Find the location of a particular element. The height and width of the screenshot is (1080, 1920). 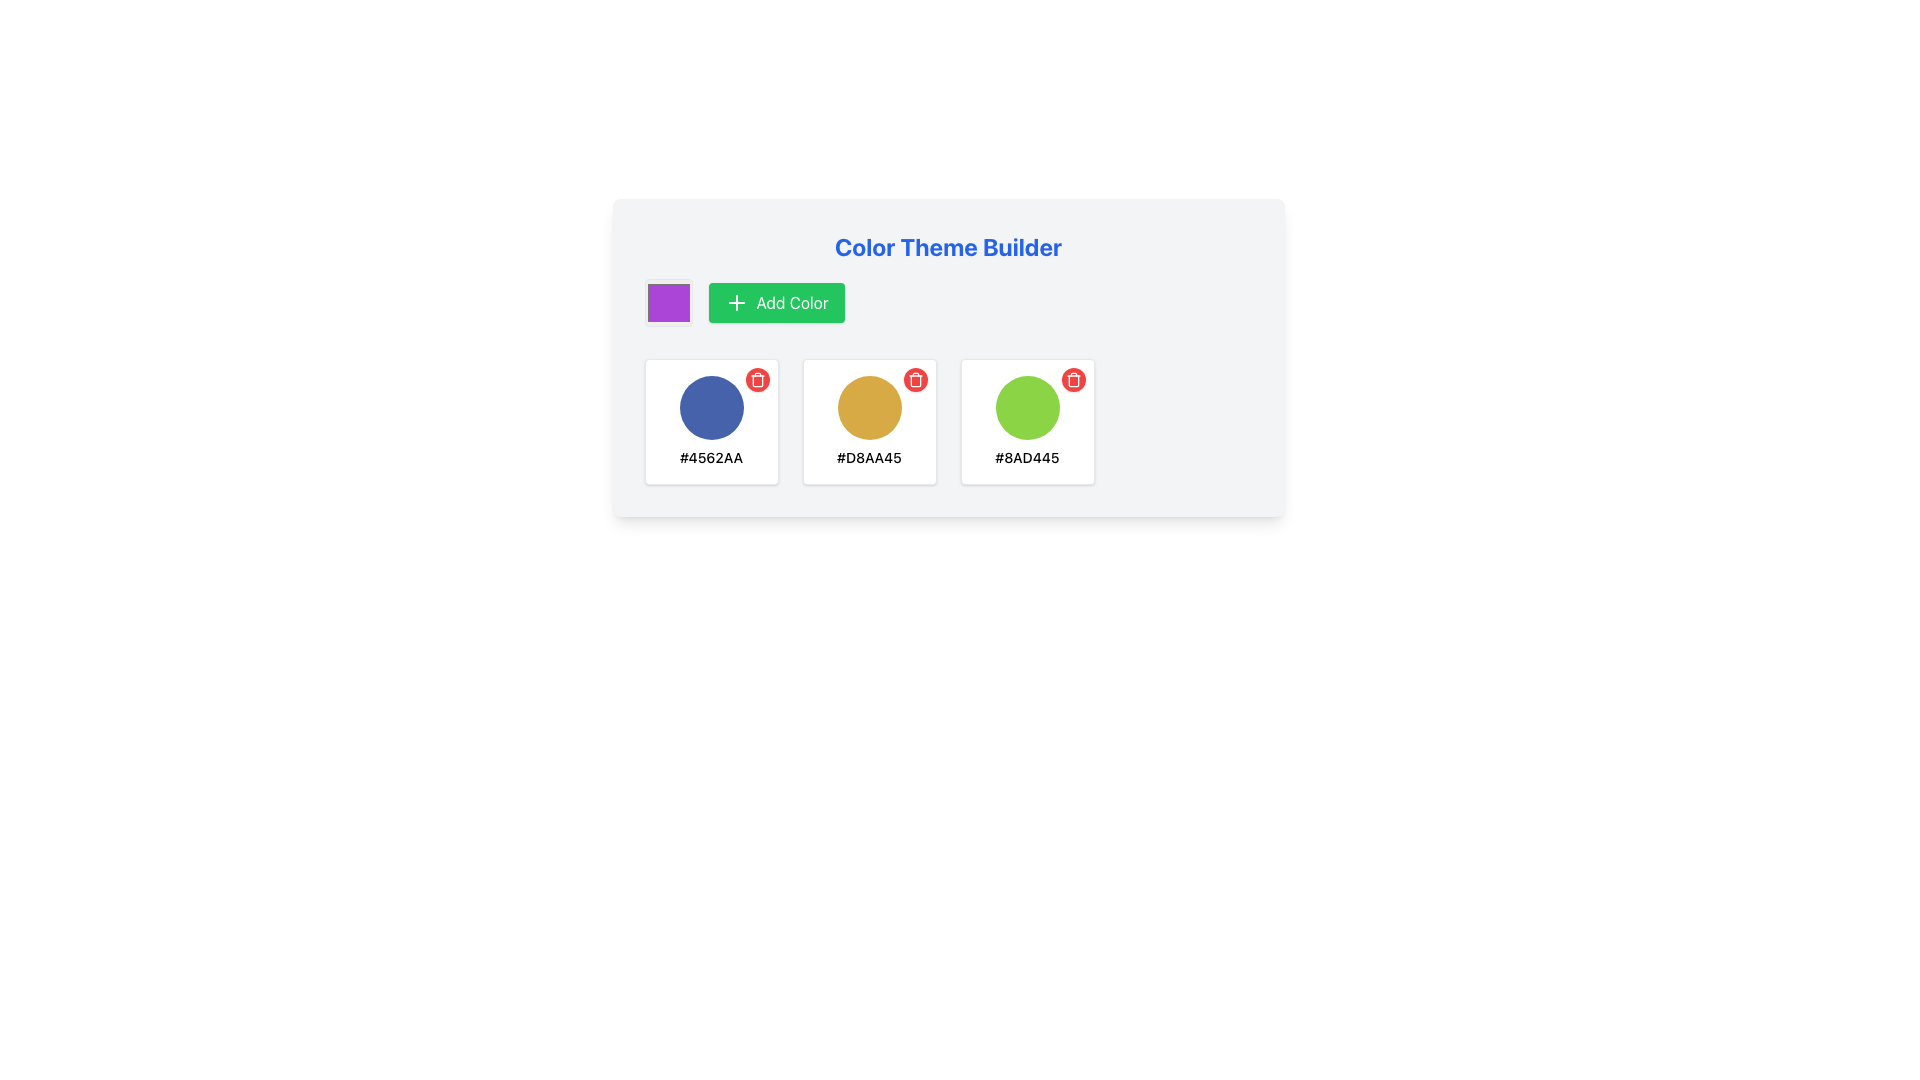

the rounded red button with a white trash icon located at the top-right corner of the first card in the list of color cards is located at coordinates (756, 380).